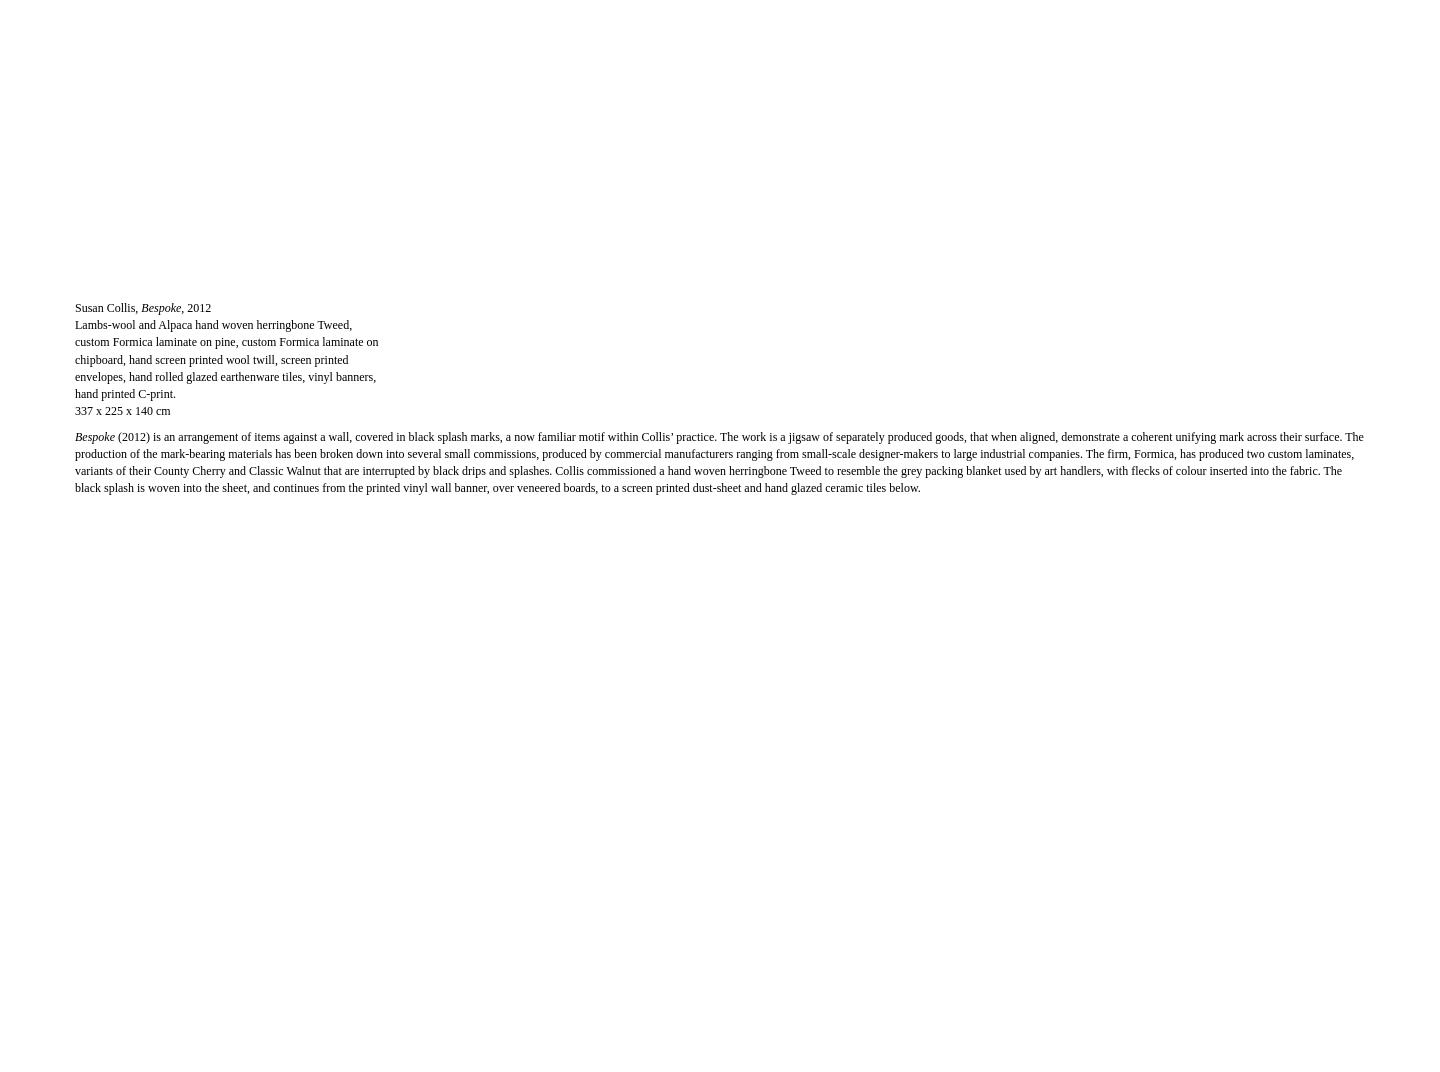 Image resolution: width=1440 pixels, height=1072 pixels. What do you see at coordinates (123, 392) in the screenshot?
I see `'hand printed C-print.'` at bounding box center [123, 392].